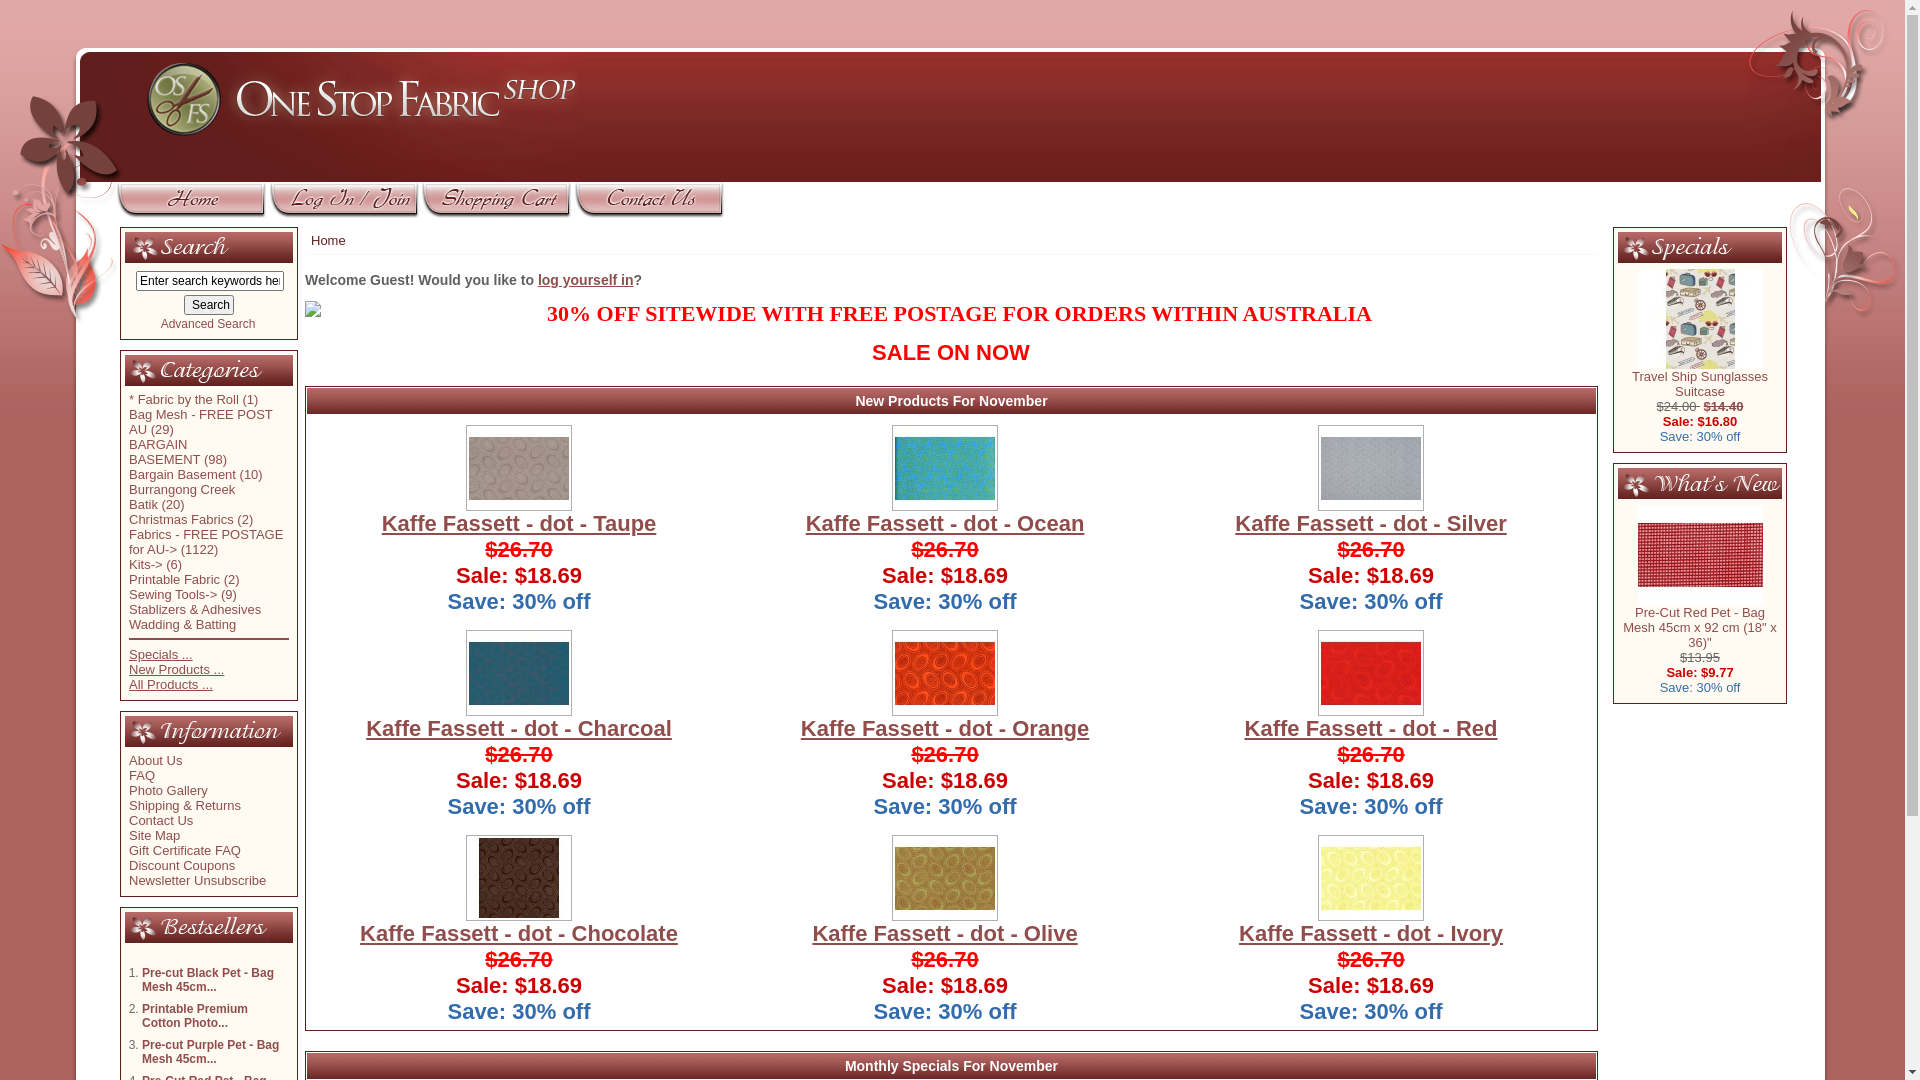 This screenshot has width=1920, height=1080. Describe the element at coordinates (141, 774) in the screenshot. I see `'FAQ'` at that location.